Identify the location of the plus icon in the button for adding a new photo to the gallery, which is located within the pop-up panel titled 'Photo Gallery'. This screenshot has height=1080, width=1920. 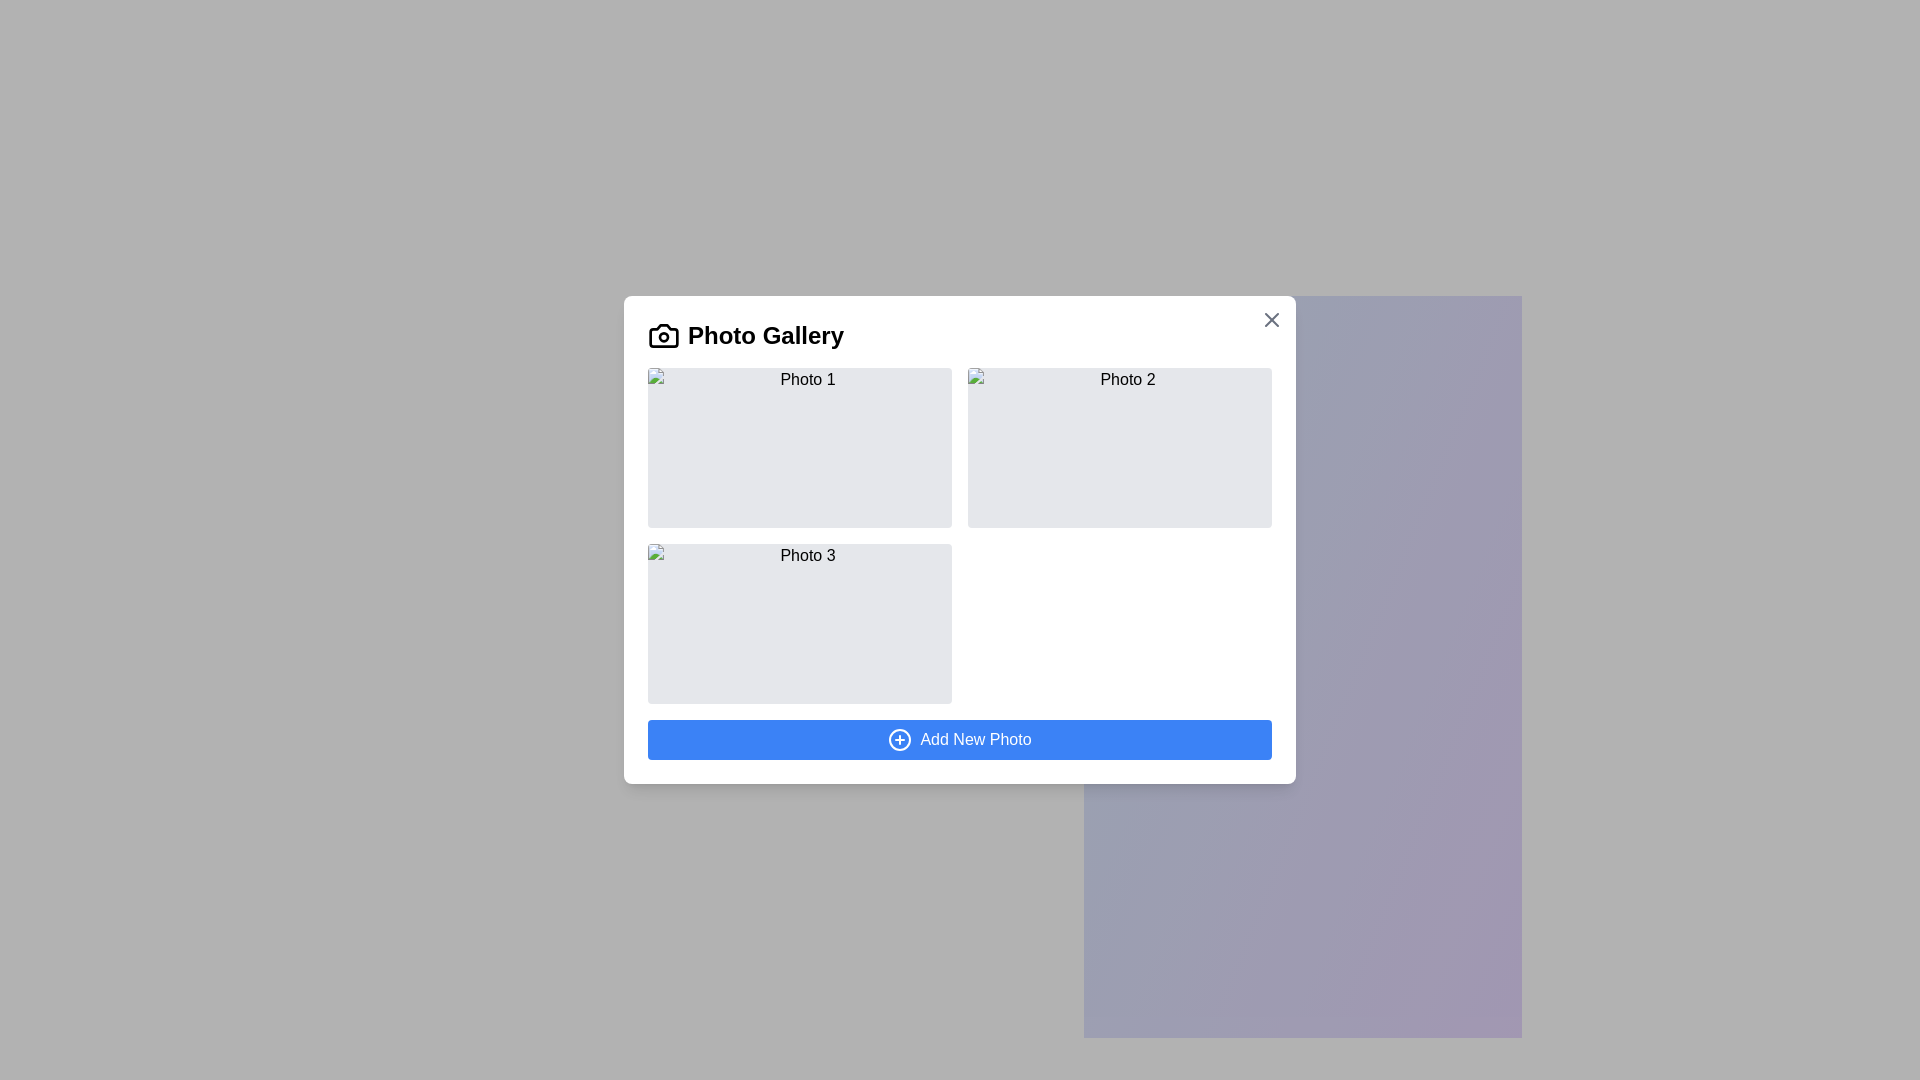
(899, 740).